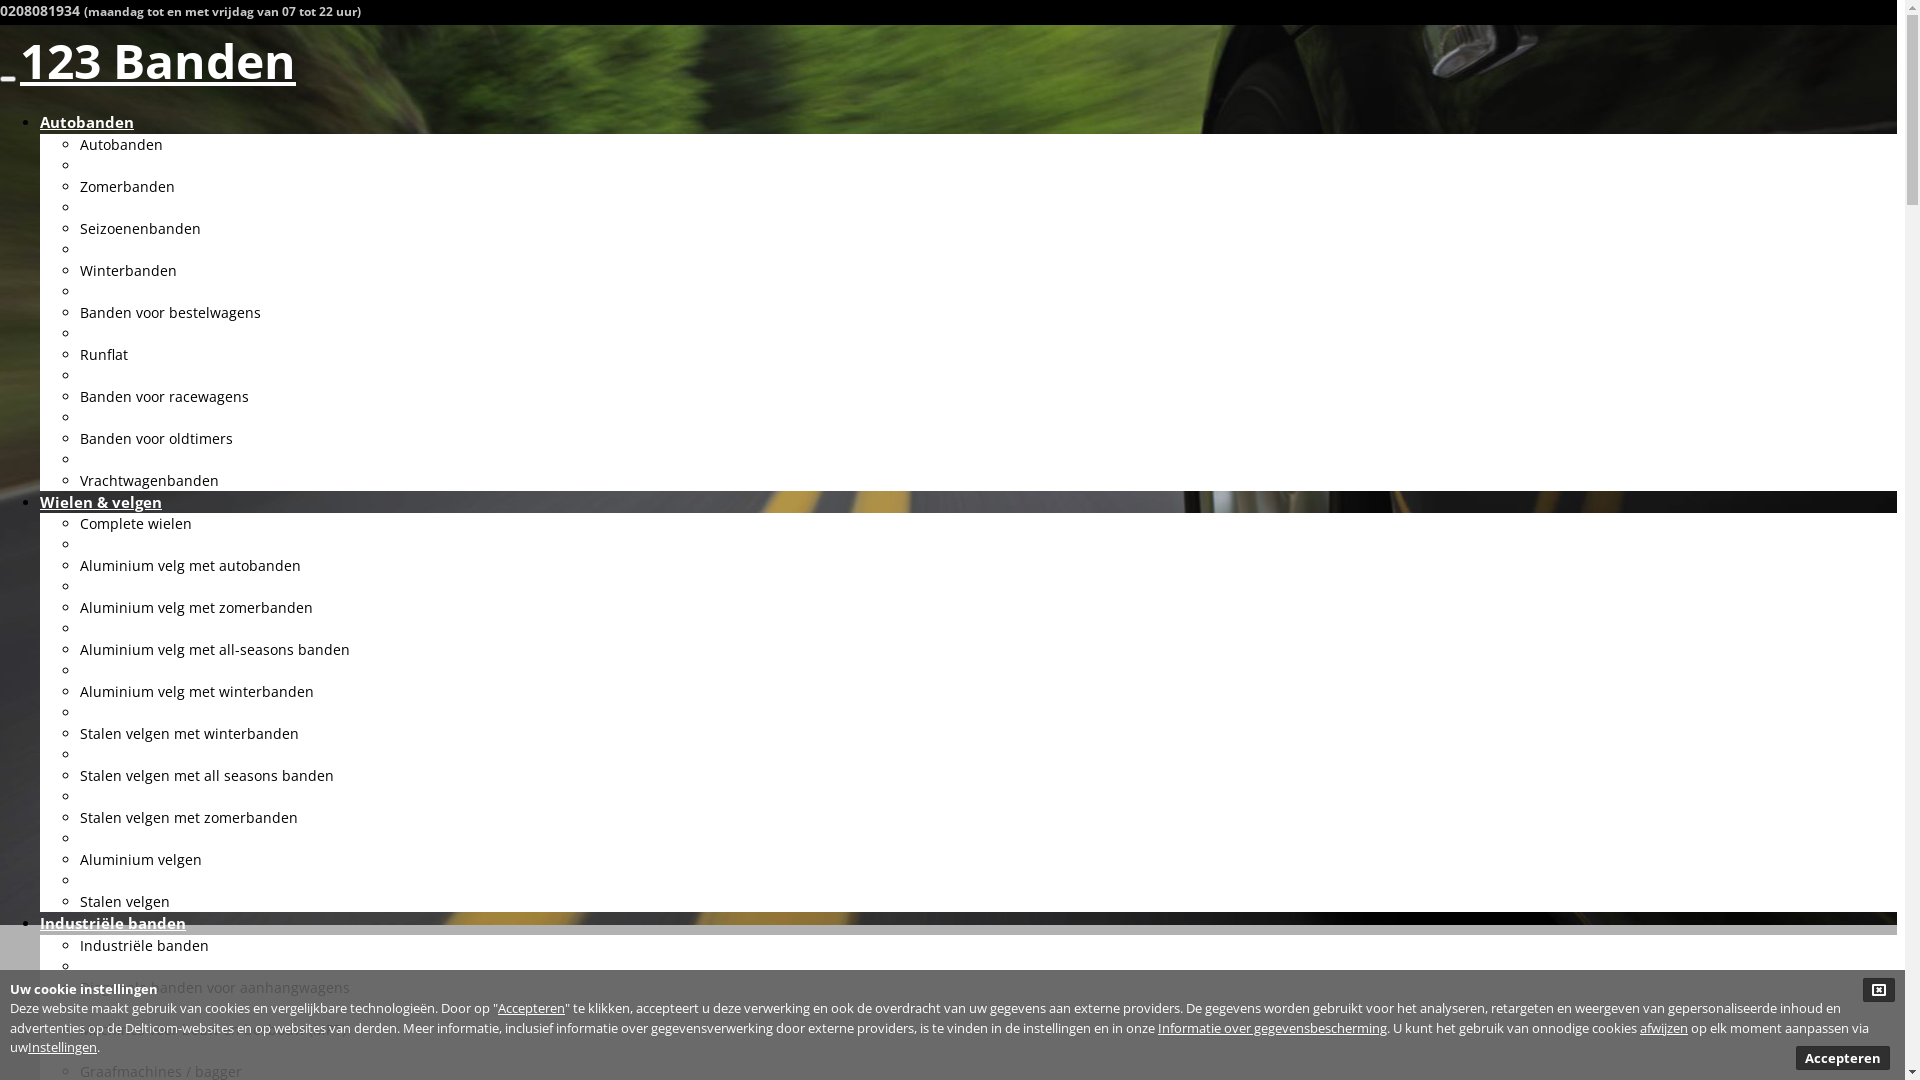 The height and width of the screenshot is (1080, 1920). Describe the element at coordinates (139, 858) in the screenshot. I see `'Aluminium velgen'` at that location.